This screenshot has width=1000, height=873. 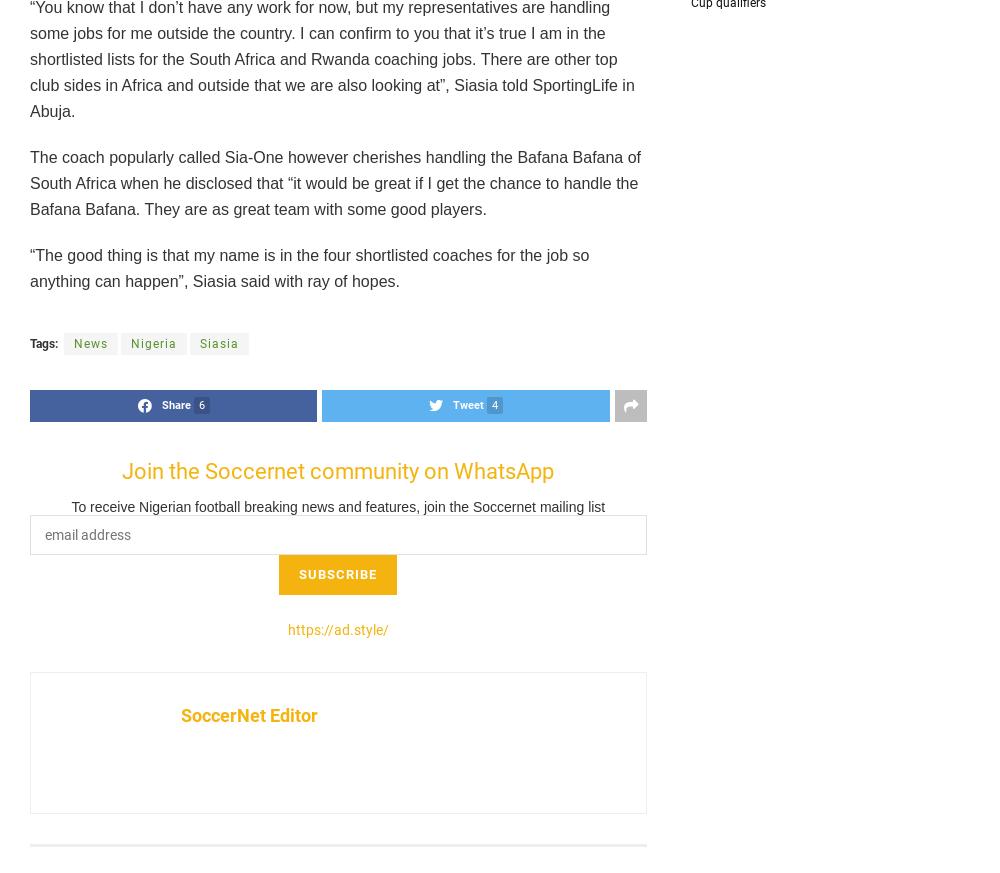 What do you see at coordinates (218, 343) in the screenshot?
I see `'Siasia'` at bounding box center [218, 343].